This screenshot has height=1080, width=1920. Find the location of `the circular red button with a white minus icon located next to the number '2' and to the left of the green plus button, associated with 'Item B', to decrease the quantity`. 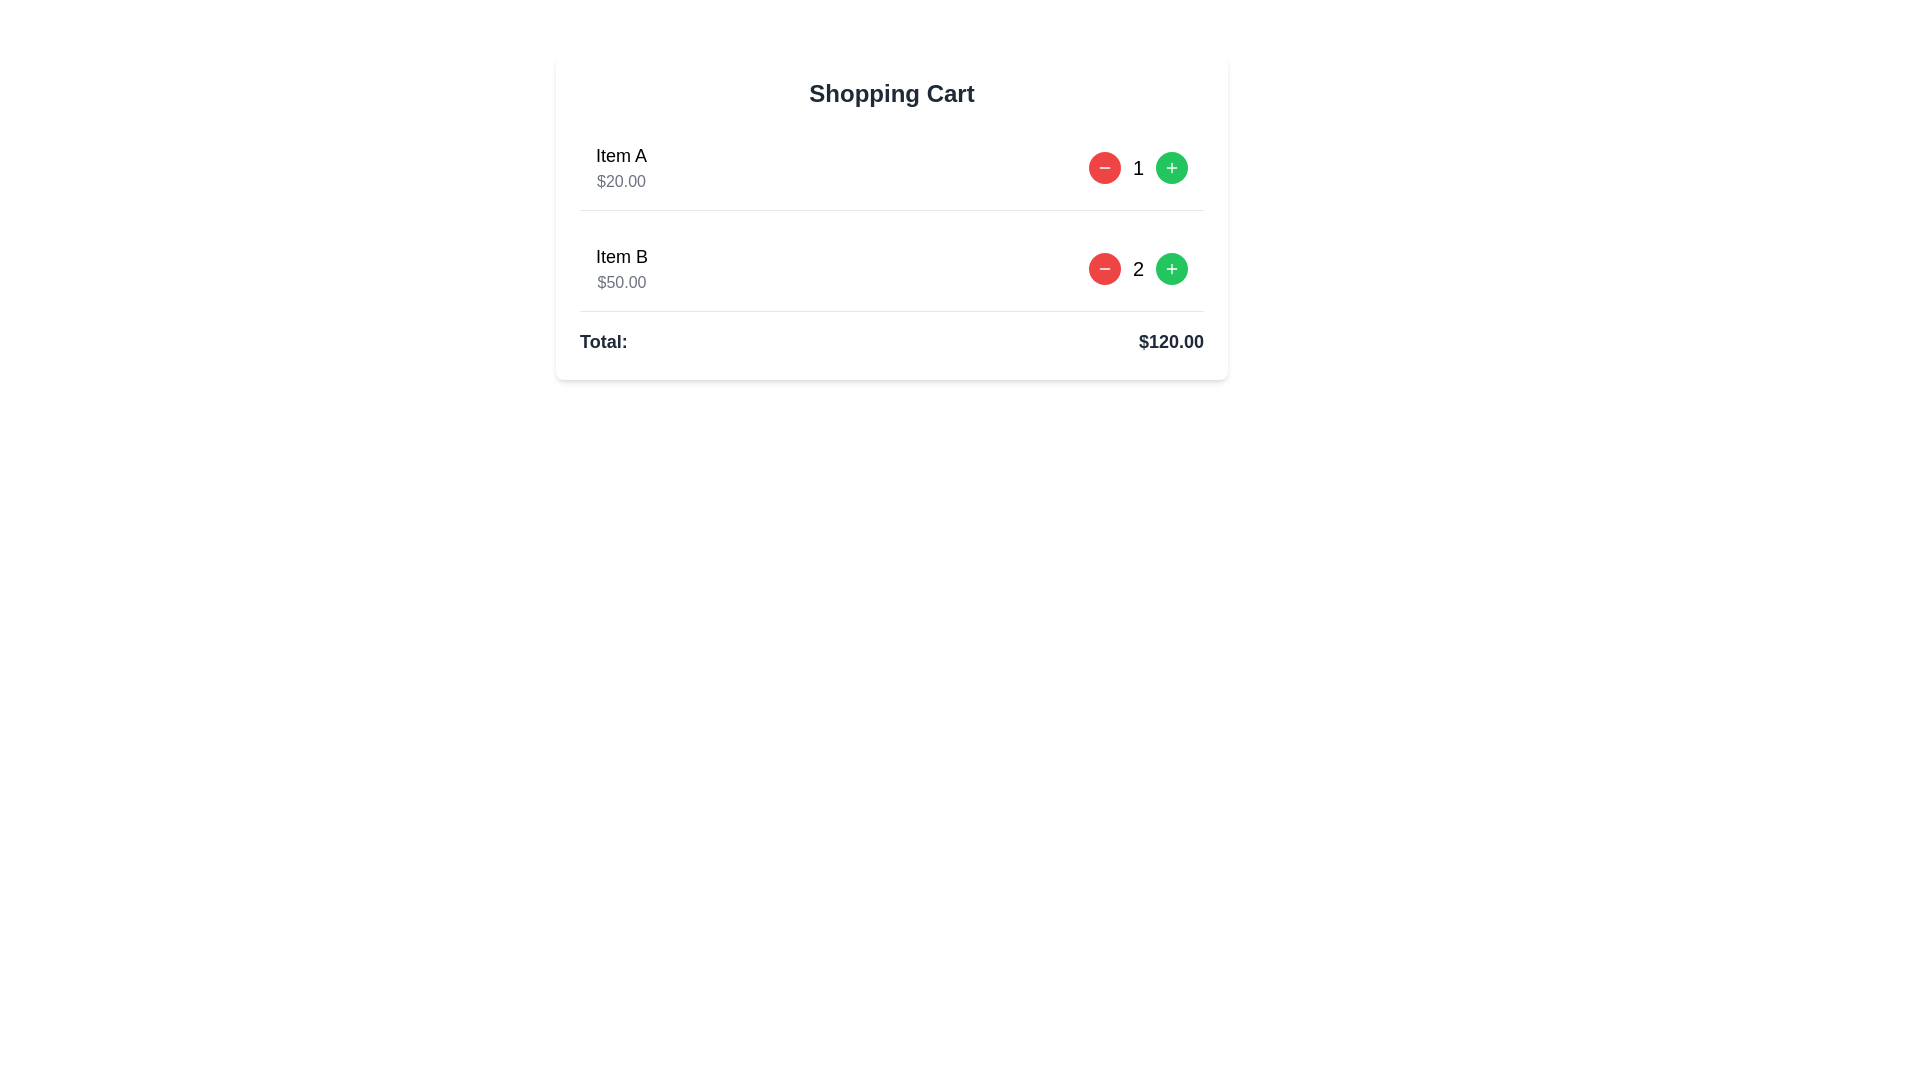

the circular red button with a white minus icon located next to the number '2' and to the left of the green plus button, associated with 'Item B', to decrease the quantity is located at coordinates (1103, 268).